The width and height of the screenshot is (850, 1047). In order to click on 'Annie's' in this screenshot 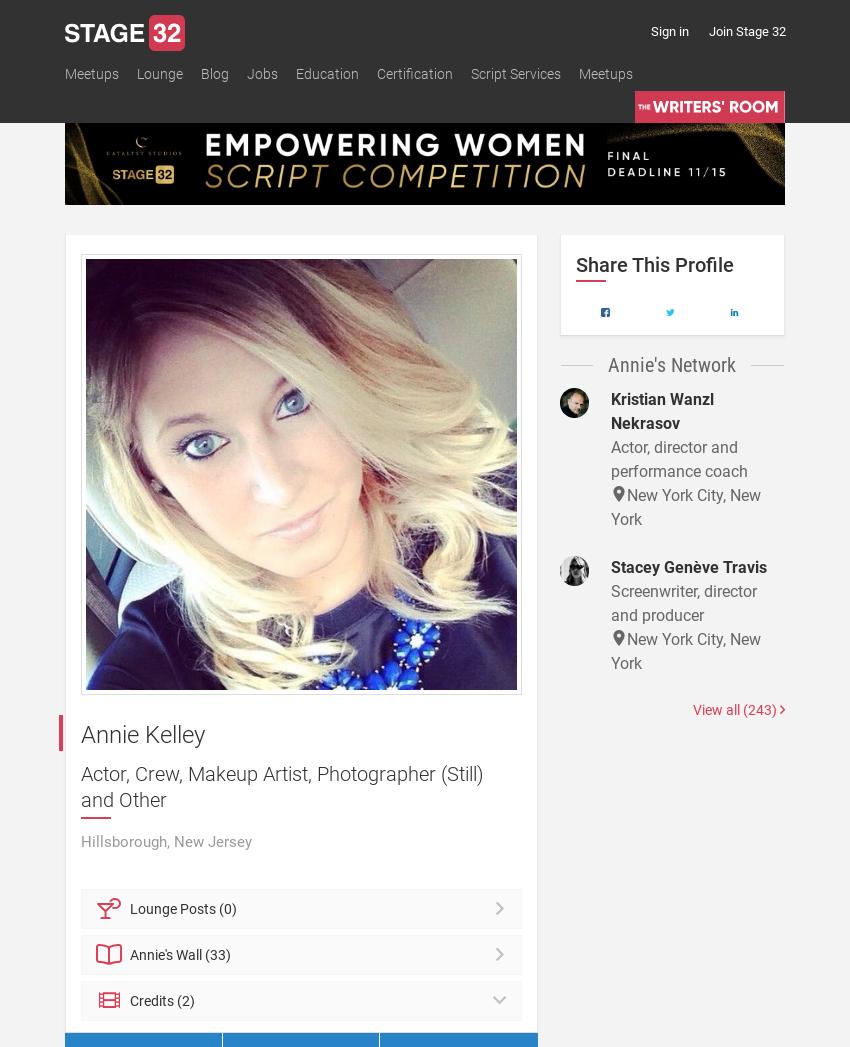, I will do `click(153, 953)`.